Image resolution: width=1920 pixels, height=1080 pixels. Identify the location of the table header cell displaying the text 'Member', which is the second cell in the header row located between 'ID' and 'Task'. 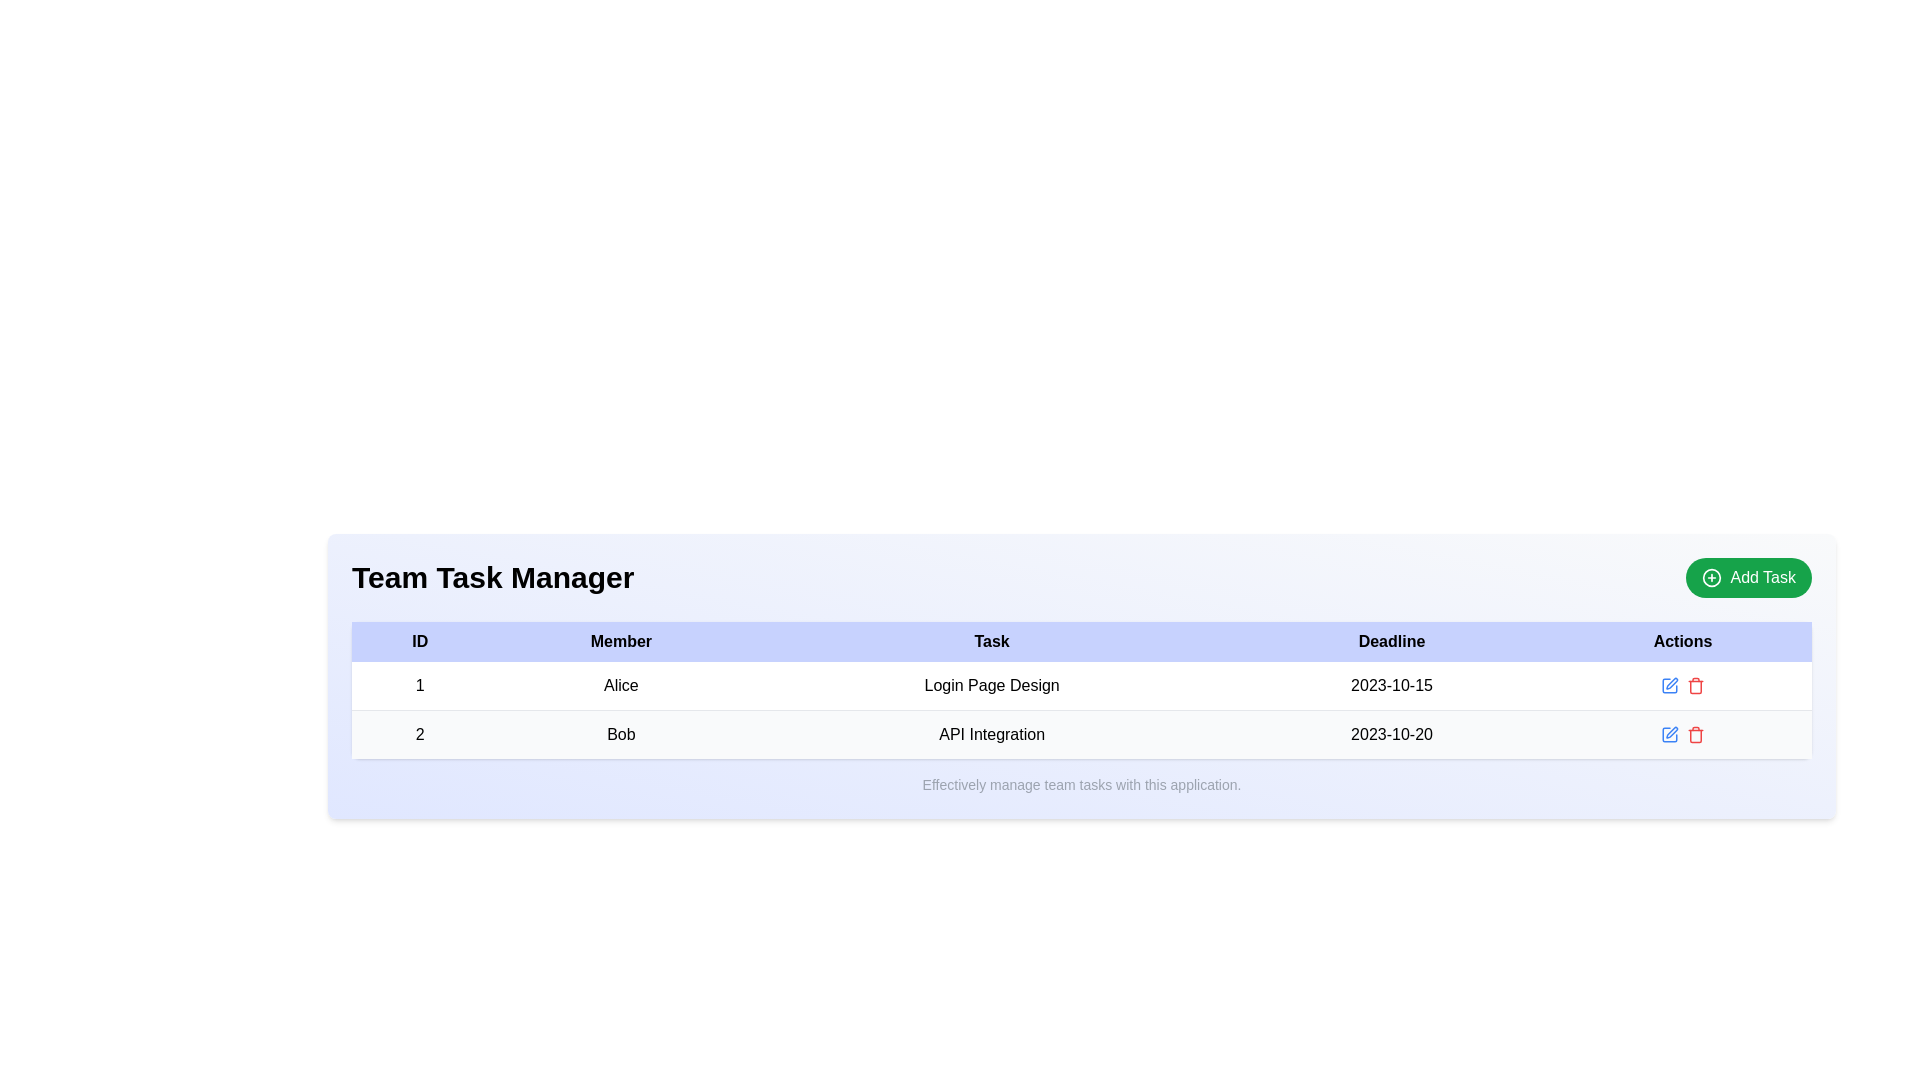
(620, 641).